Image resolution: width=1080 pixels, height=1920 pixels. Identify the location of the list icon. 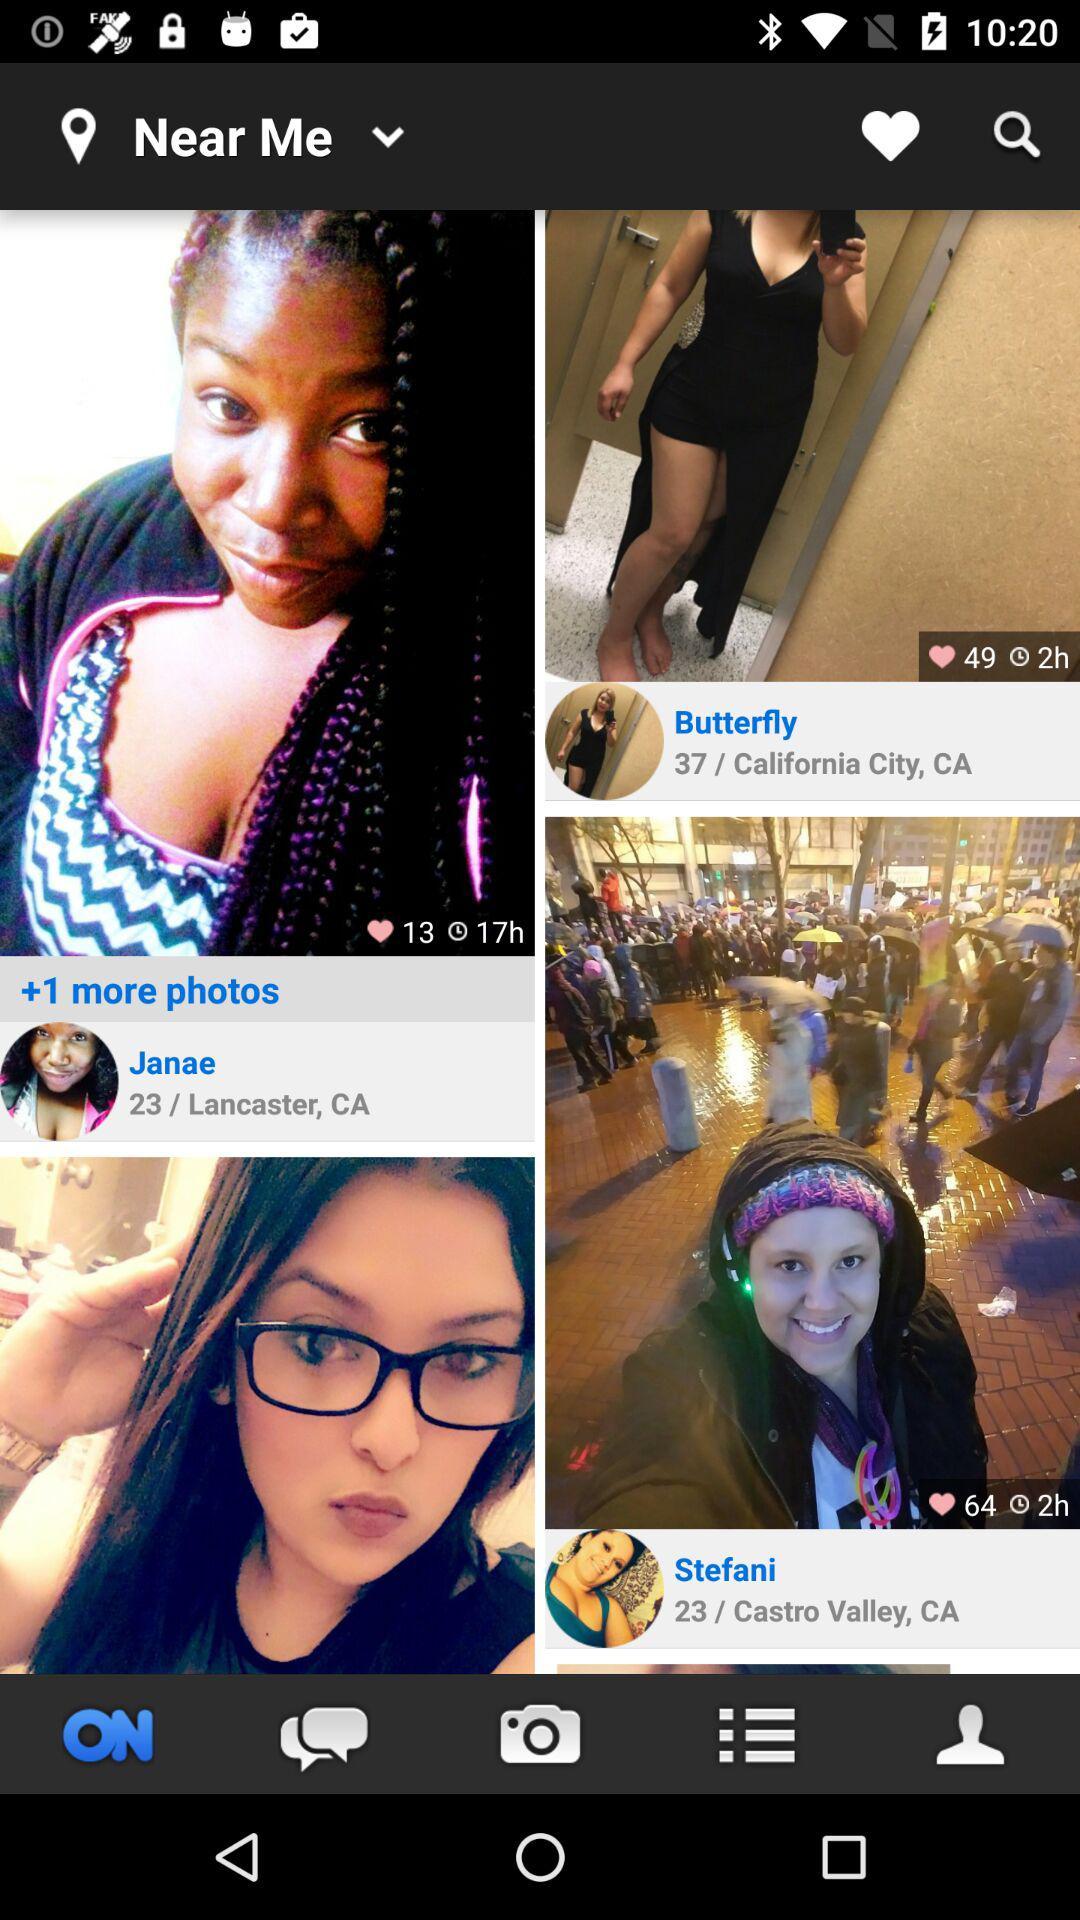
(756, 1733).